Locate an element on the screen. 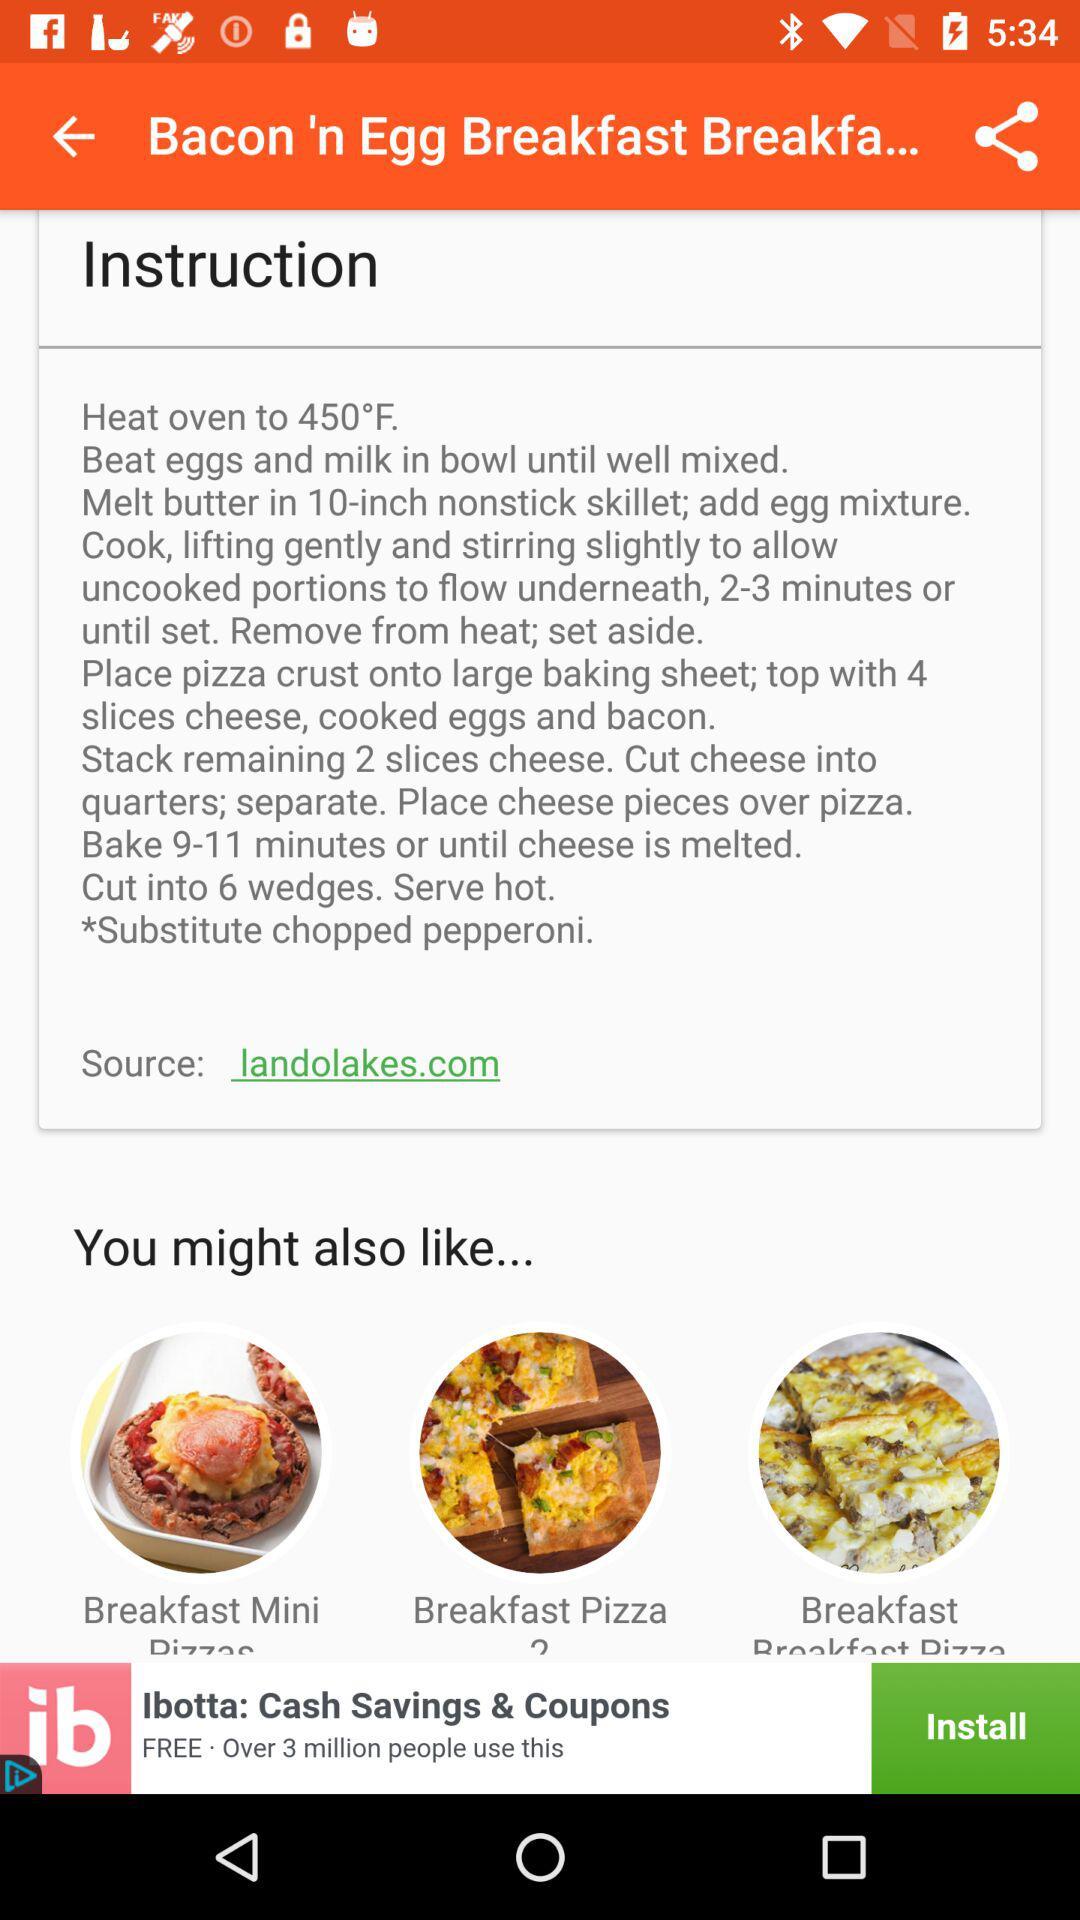  advertisement is located at coordinates (540, 1727).